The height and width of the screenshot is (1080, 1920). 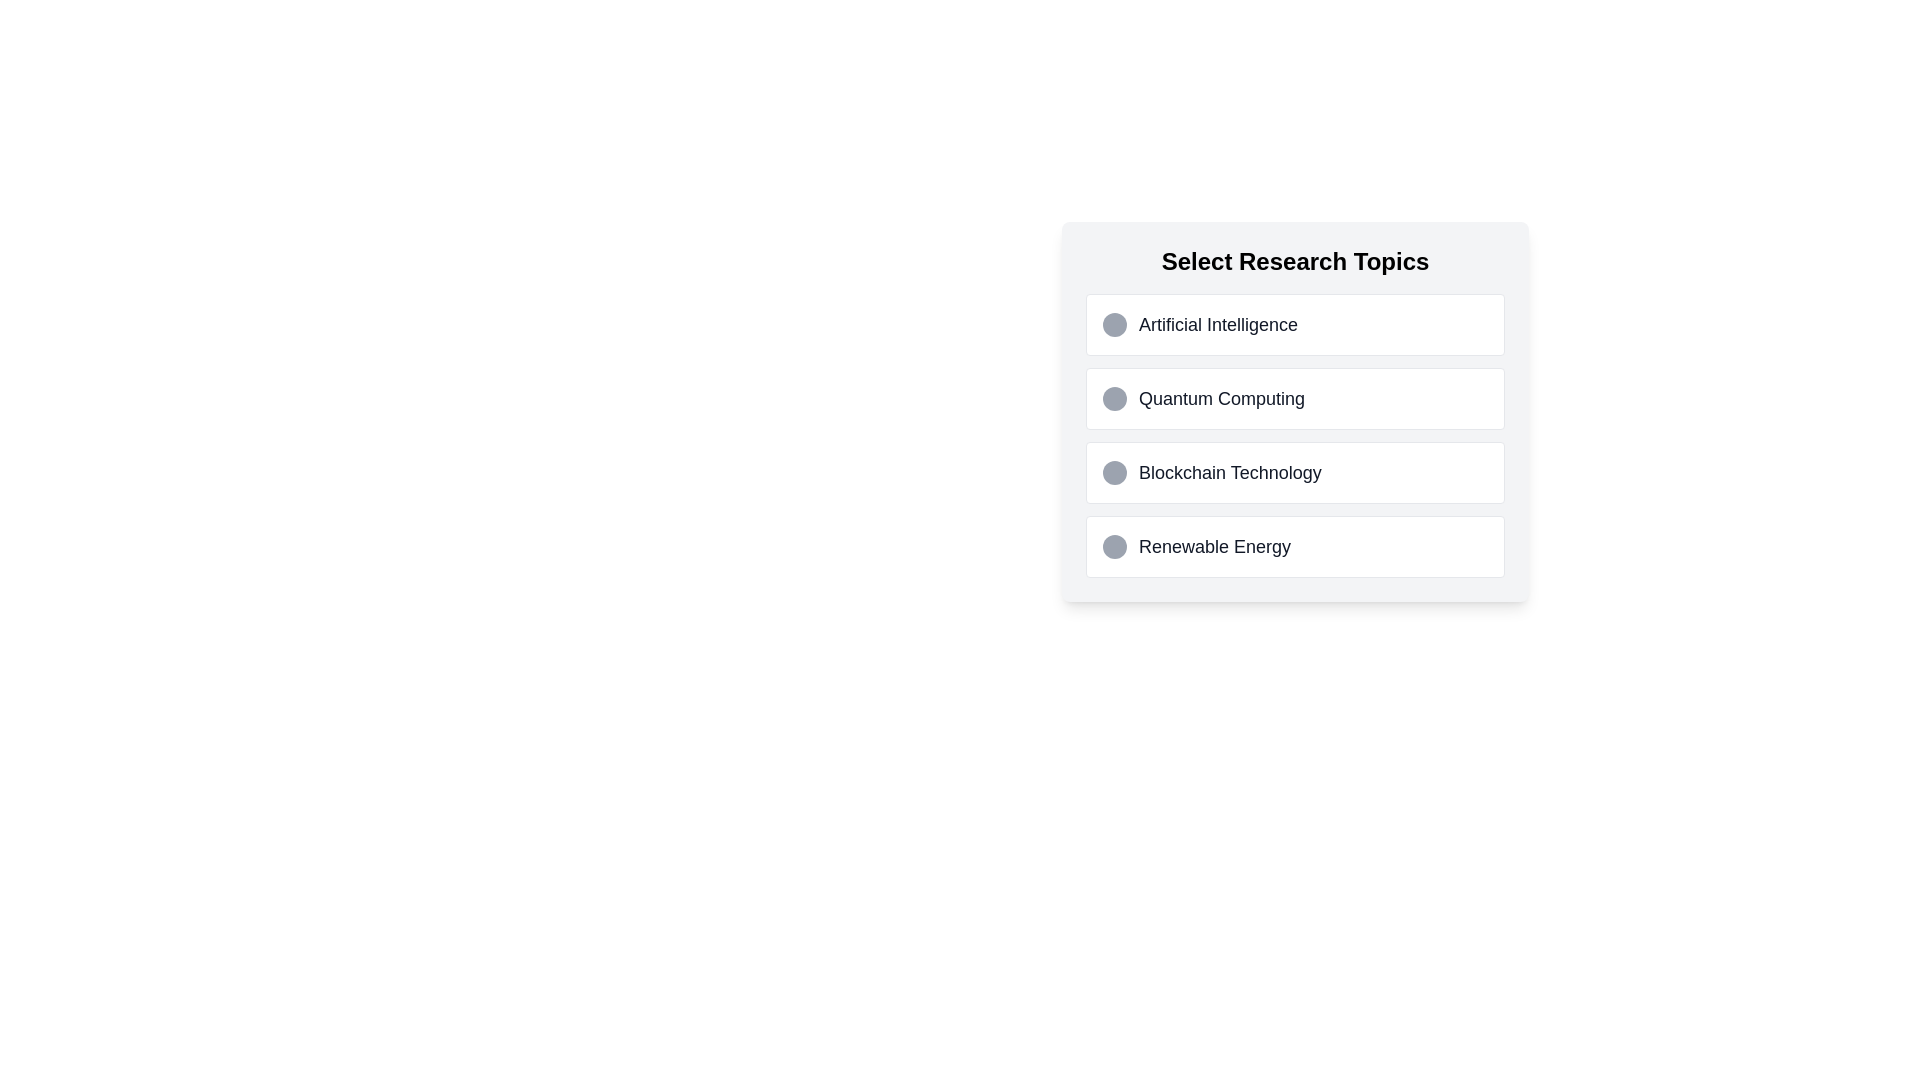 I want to click on the text label that describes a selectable research topic, located as the fourth item in the vertical list titled 'Select Research Topics', so click(x=1213, y=547).